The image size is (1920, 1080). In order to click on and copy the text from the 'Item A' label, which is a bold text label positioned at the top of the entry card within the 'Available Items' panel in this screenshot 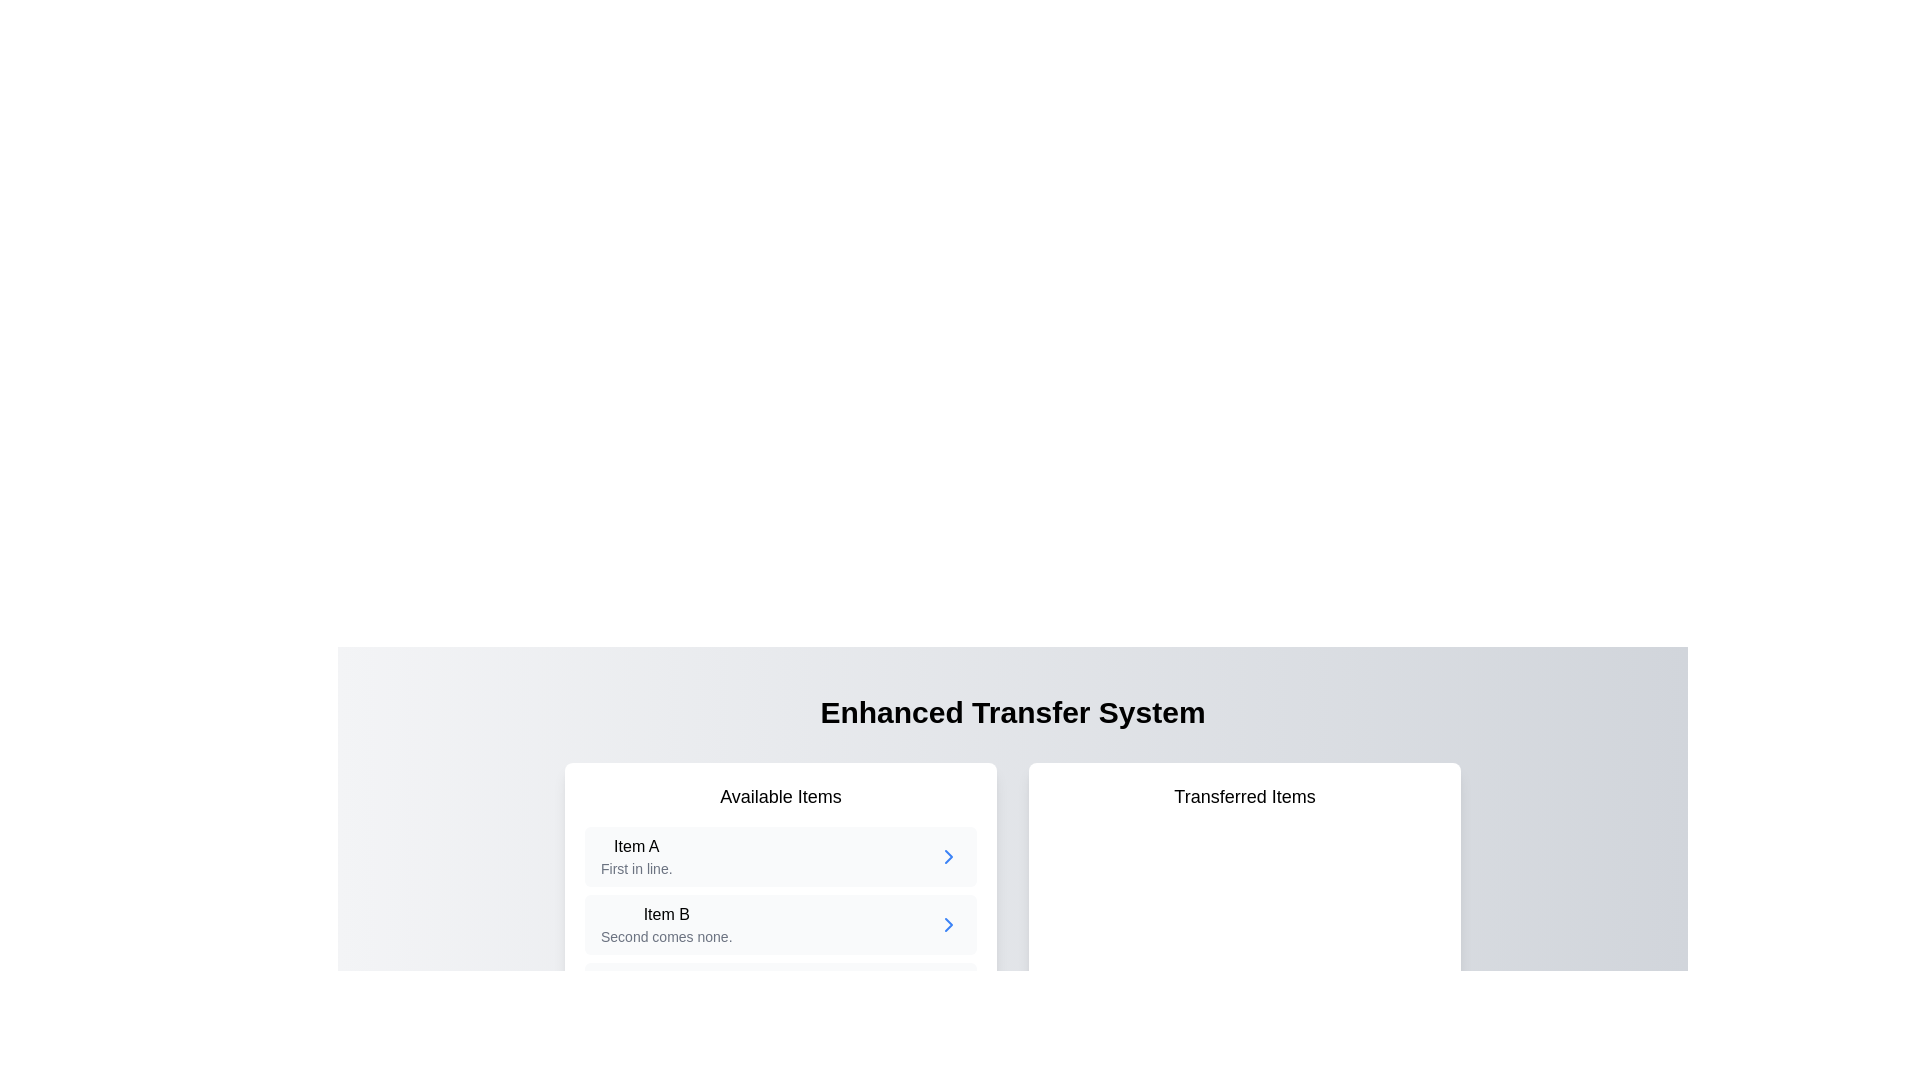, I will do `click(635, 847)`.